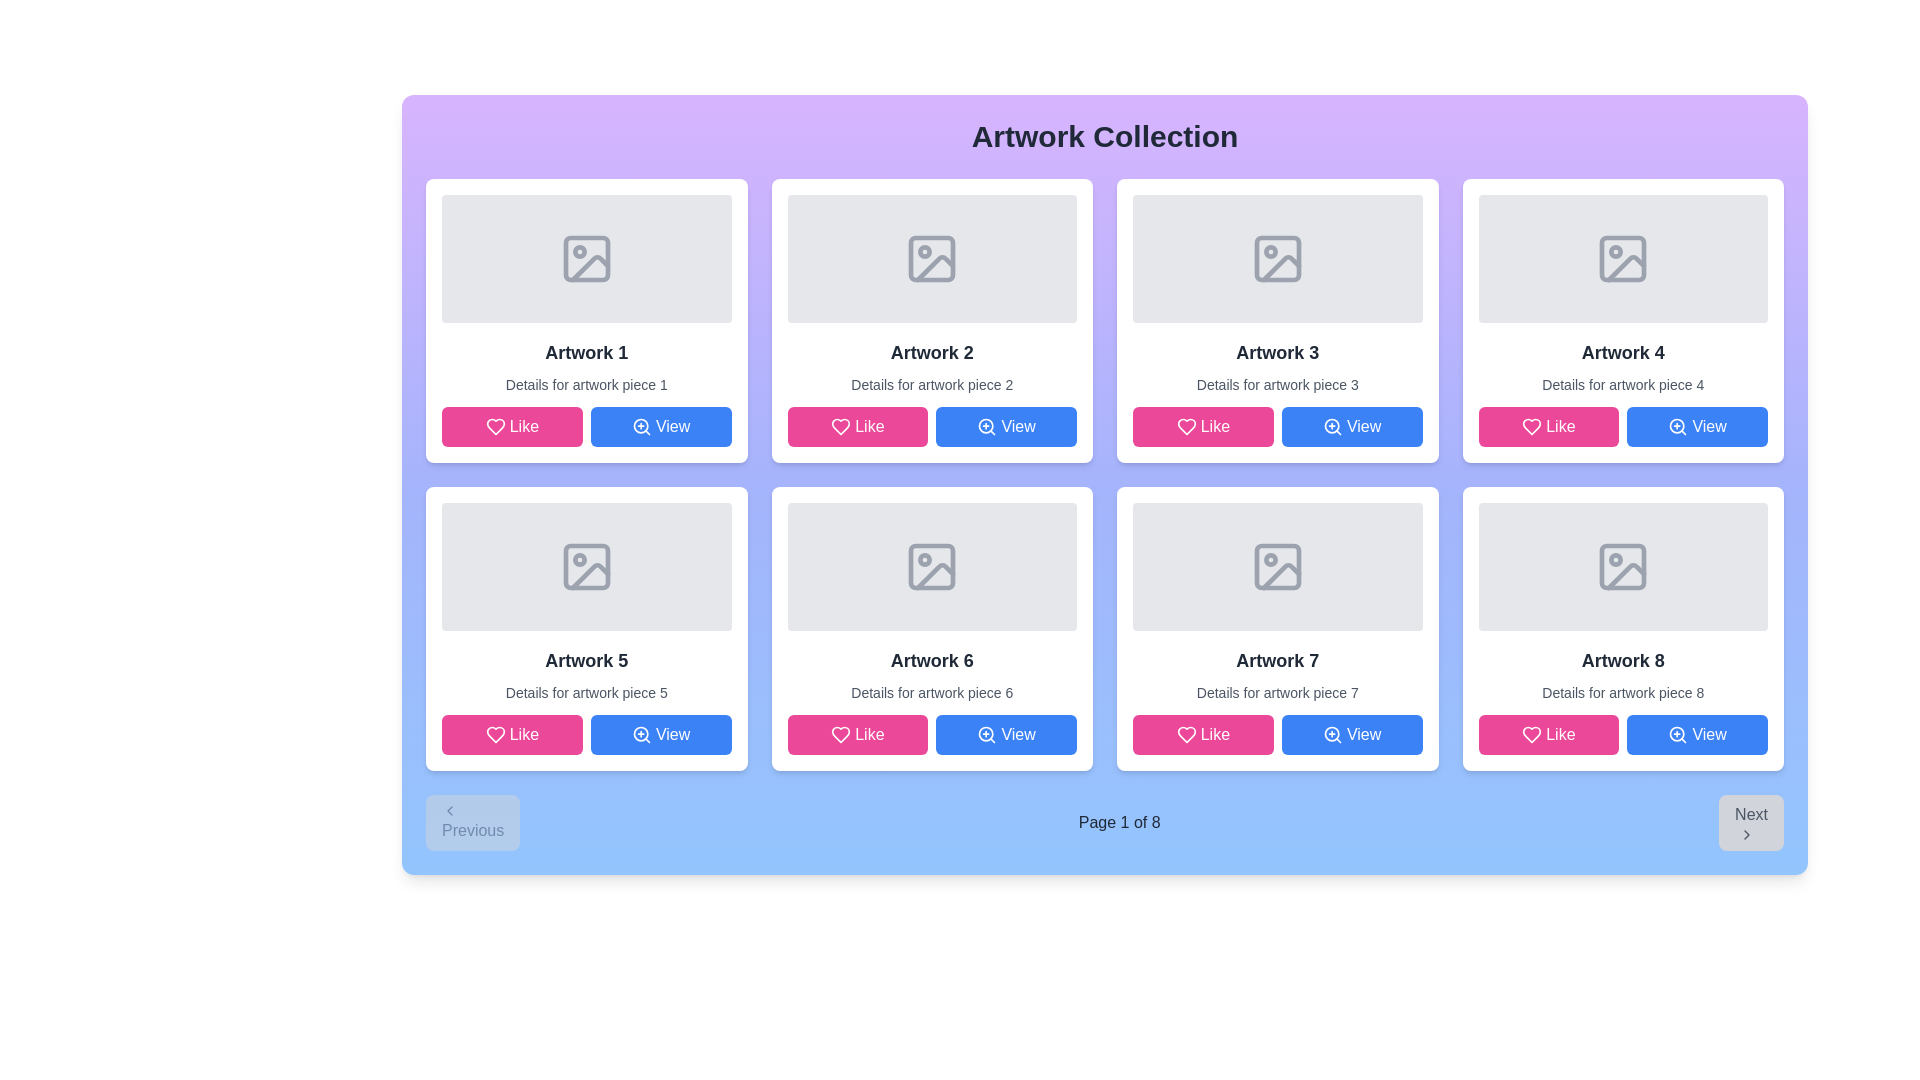 The width and height of the screenshot is (1920, 1080). I want to click on the SVG icon representing a magnifying glass with a plus symbol inside, which signifies a zoom-in action, located centrally within the 'View' button below the 'Artwork 3' title card, so click(1332, 426).